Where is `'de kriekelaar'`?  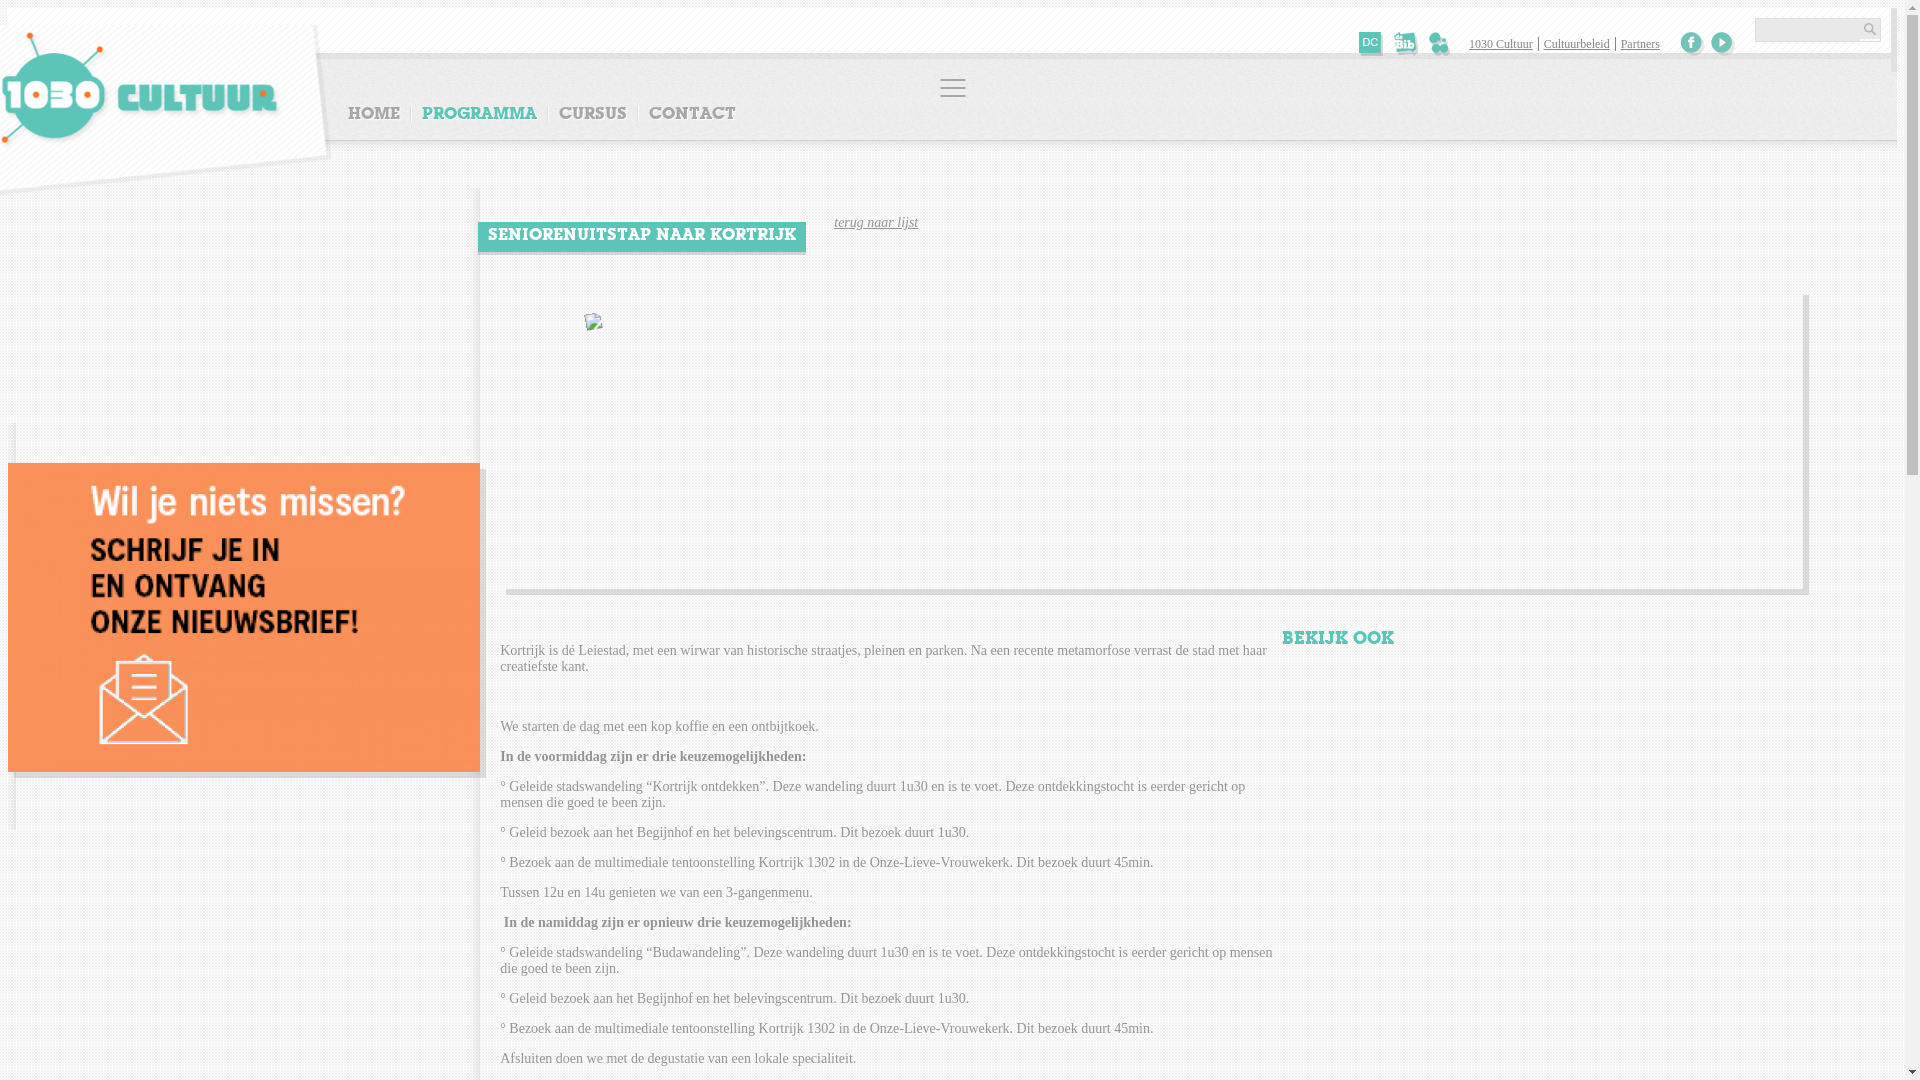 'de kriekelaar' is located at coordinates (1441, 44).